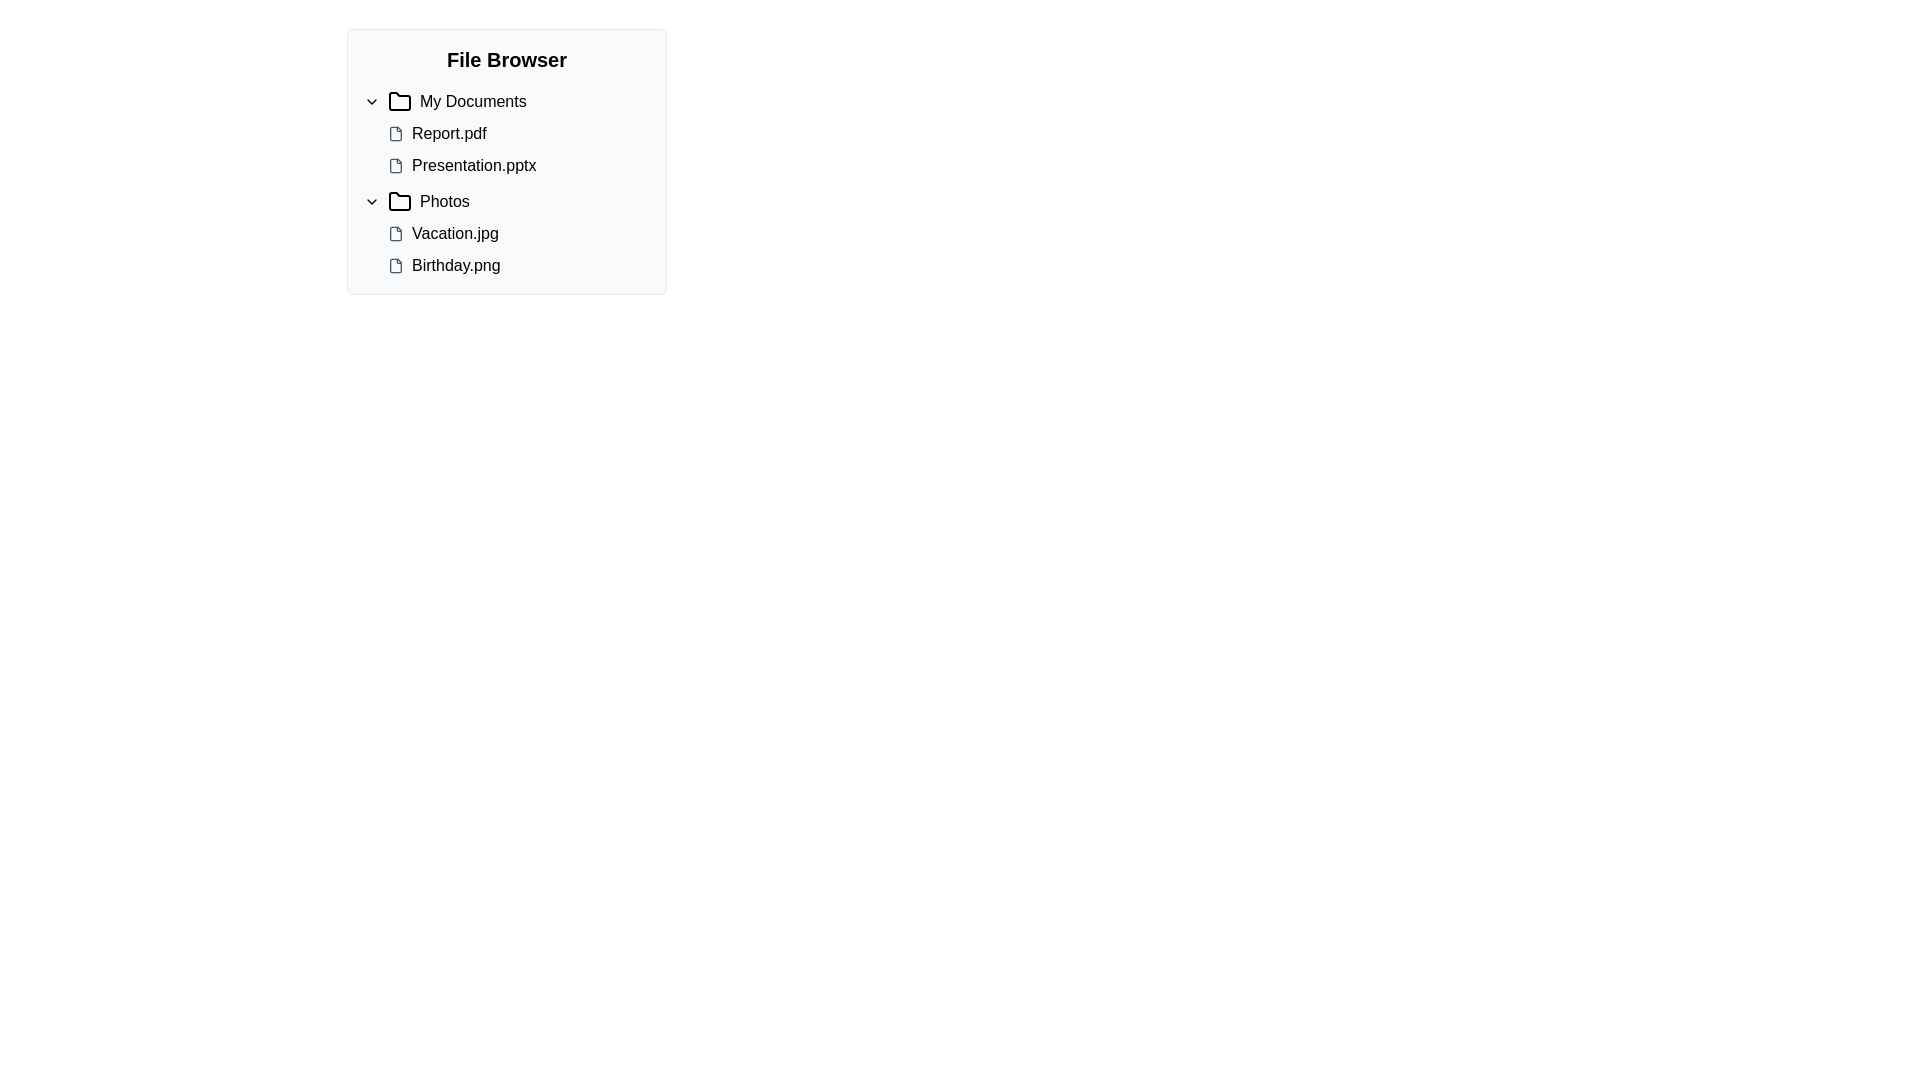 The image size is (1920, 1080). Describe the element at coordinates (507, 101) in the screenshot. I see `the Expandable folder item labeled 'My Documents' in the File Browser section` at that location.